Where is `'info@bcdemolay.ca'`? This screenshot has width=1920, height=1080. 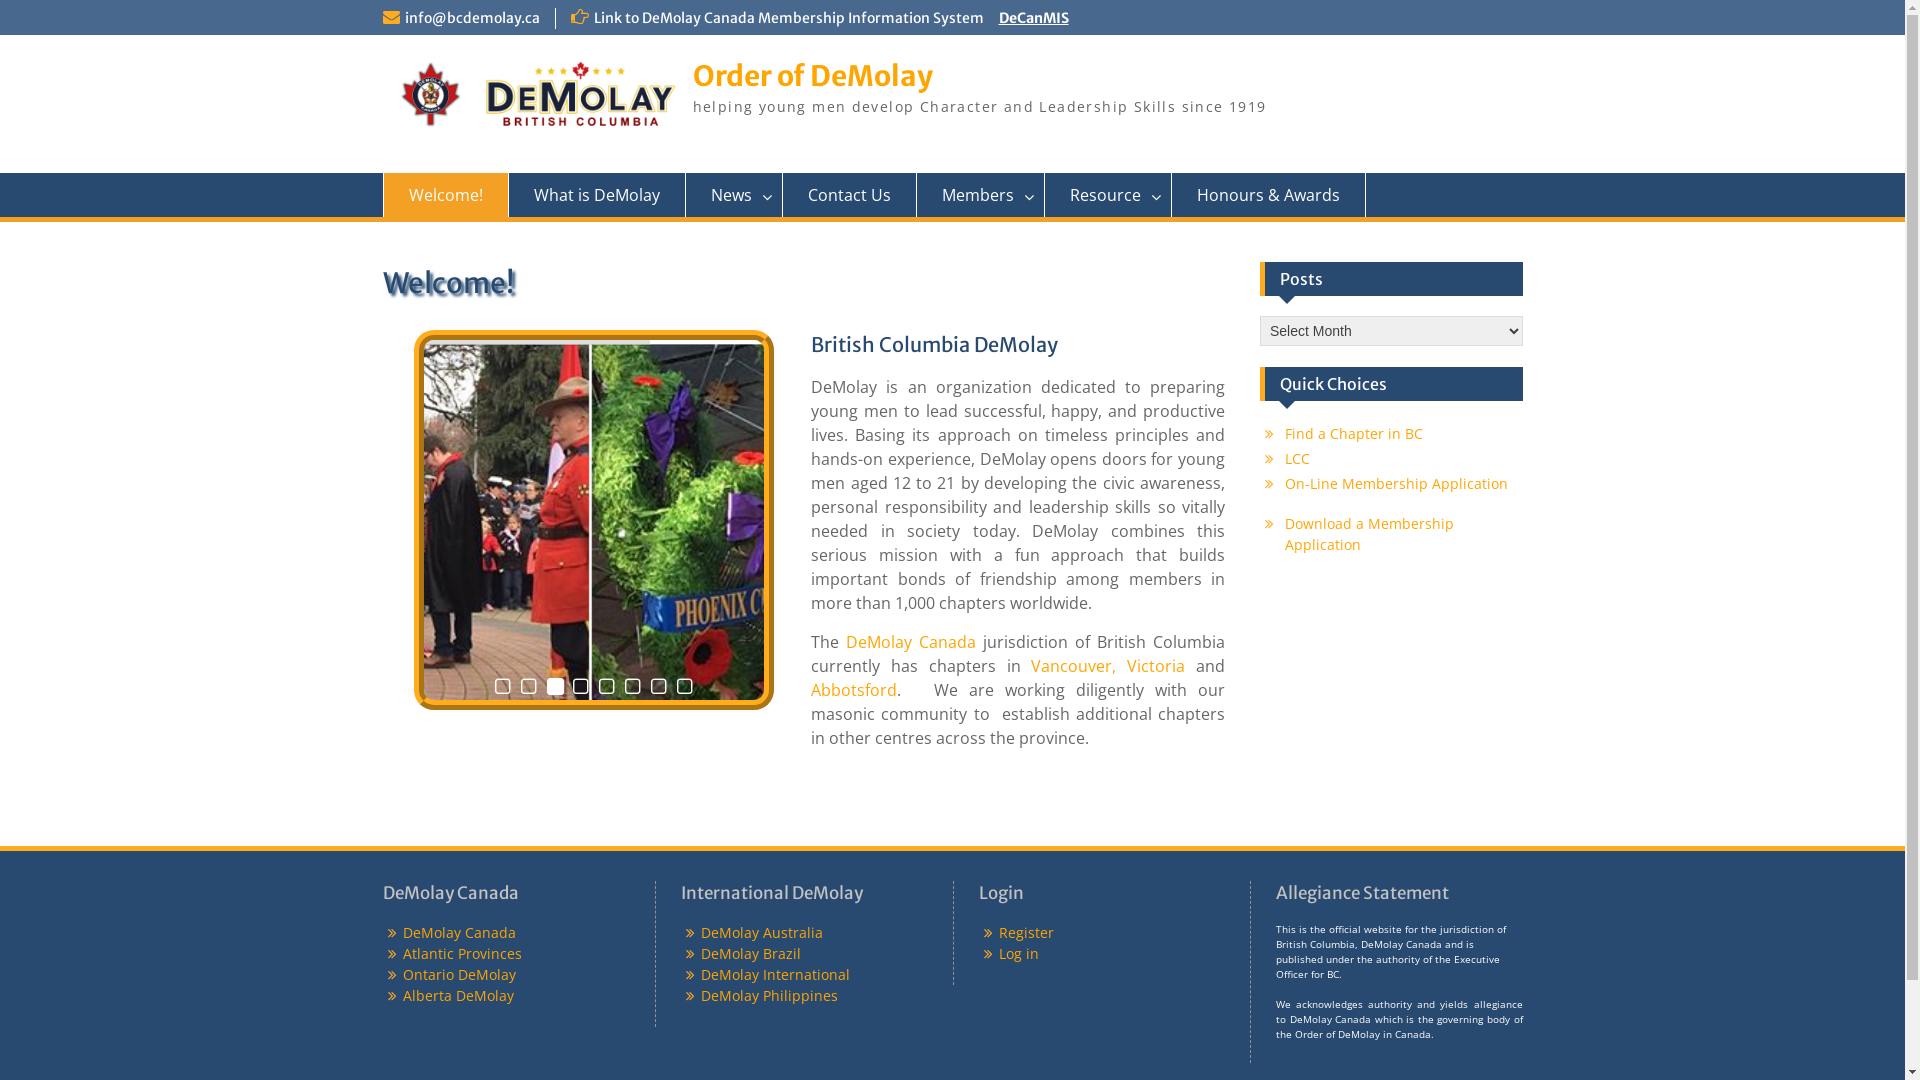
'info@bcdemolay.ca' is located at coordinates (402, 18).